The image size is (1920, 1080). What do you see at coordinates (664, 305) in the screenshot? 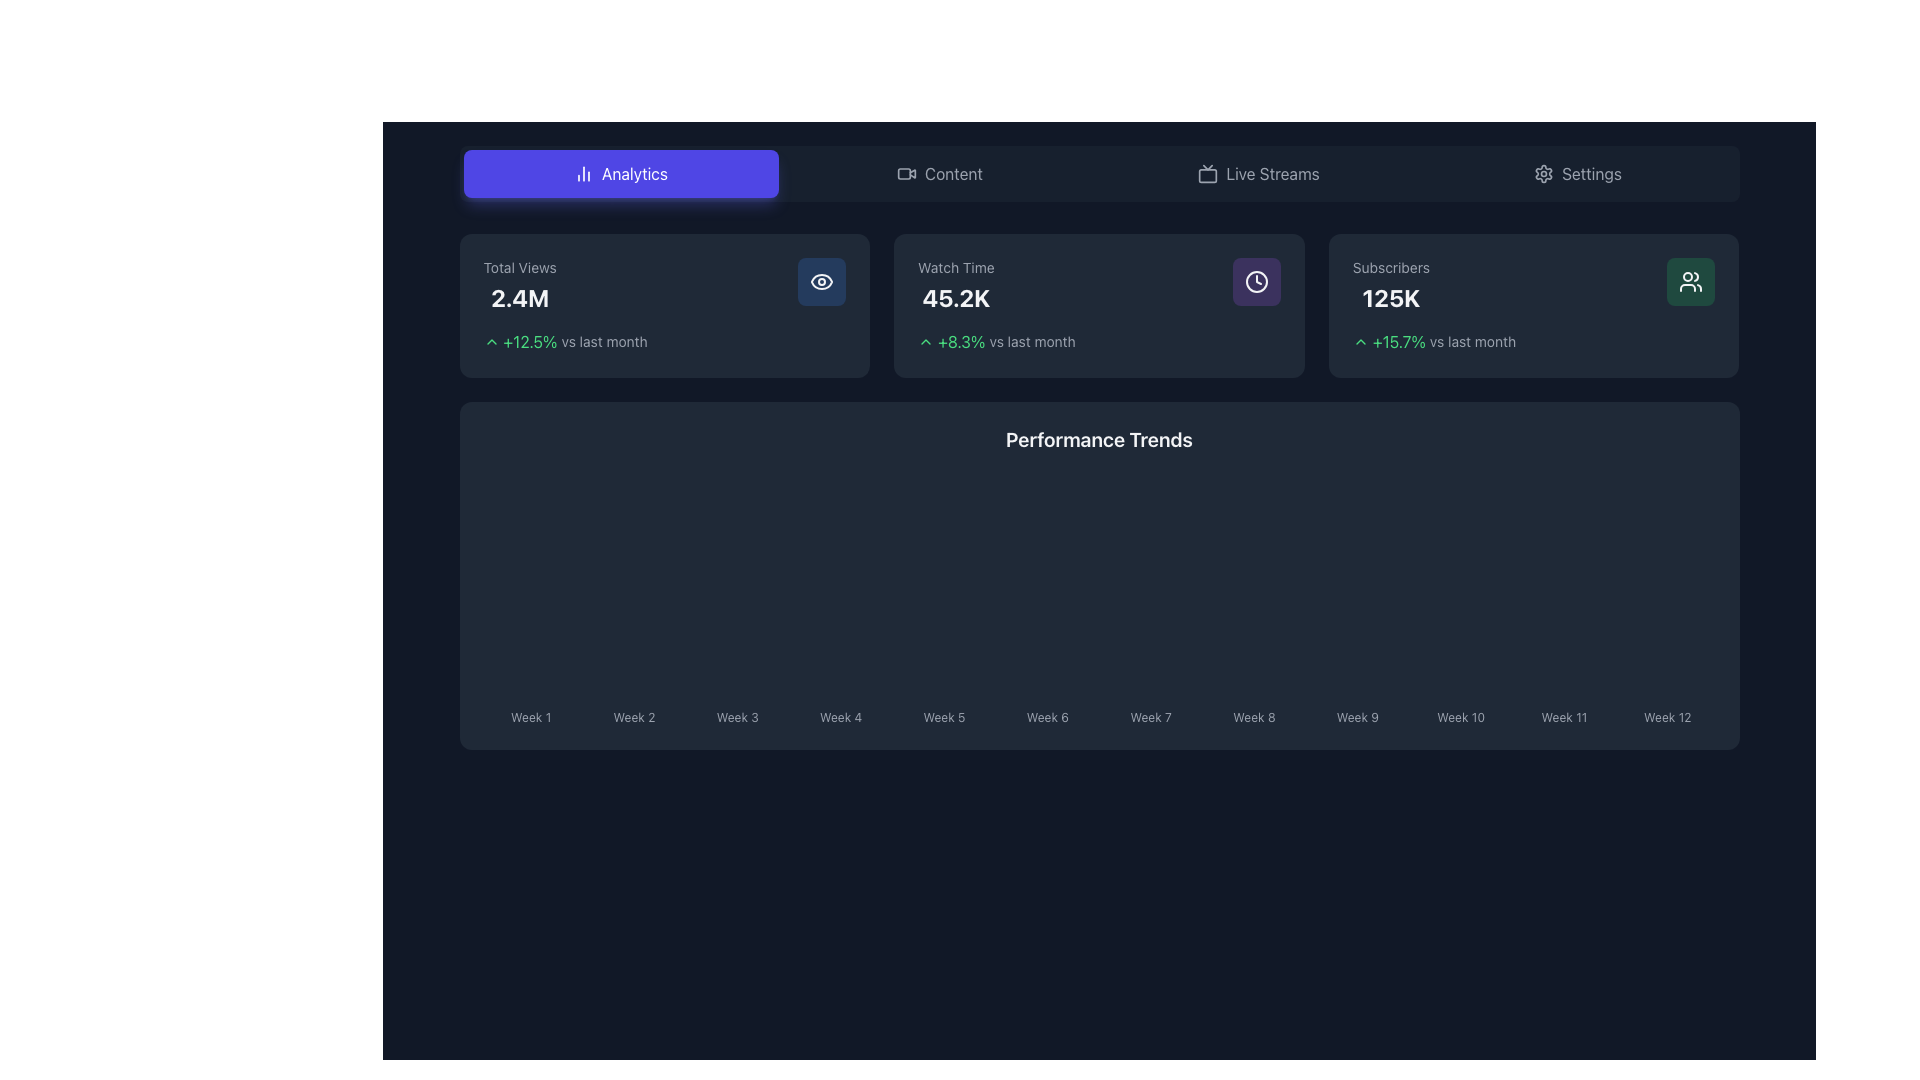
I see `displayed information on the total views card located at the top left corner of the grid layout, which provides key metrics and percentage change relative to the previous month` at bounding box center [664, 305].